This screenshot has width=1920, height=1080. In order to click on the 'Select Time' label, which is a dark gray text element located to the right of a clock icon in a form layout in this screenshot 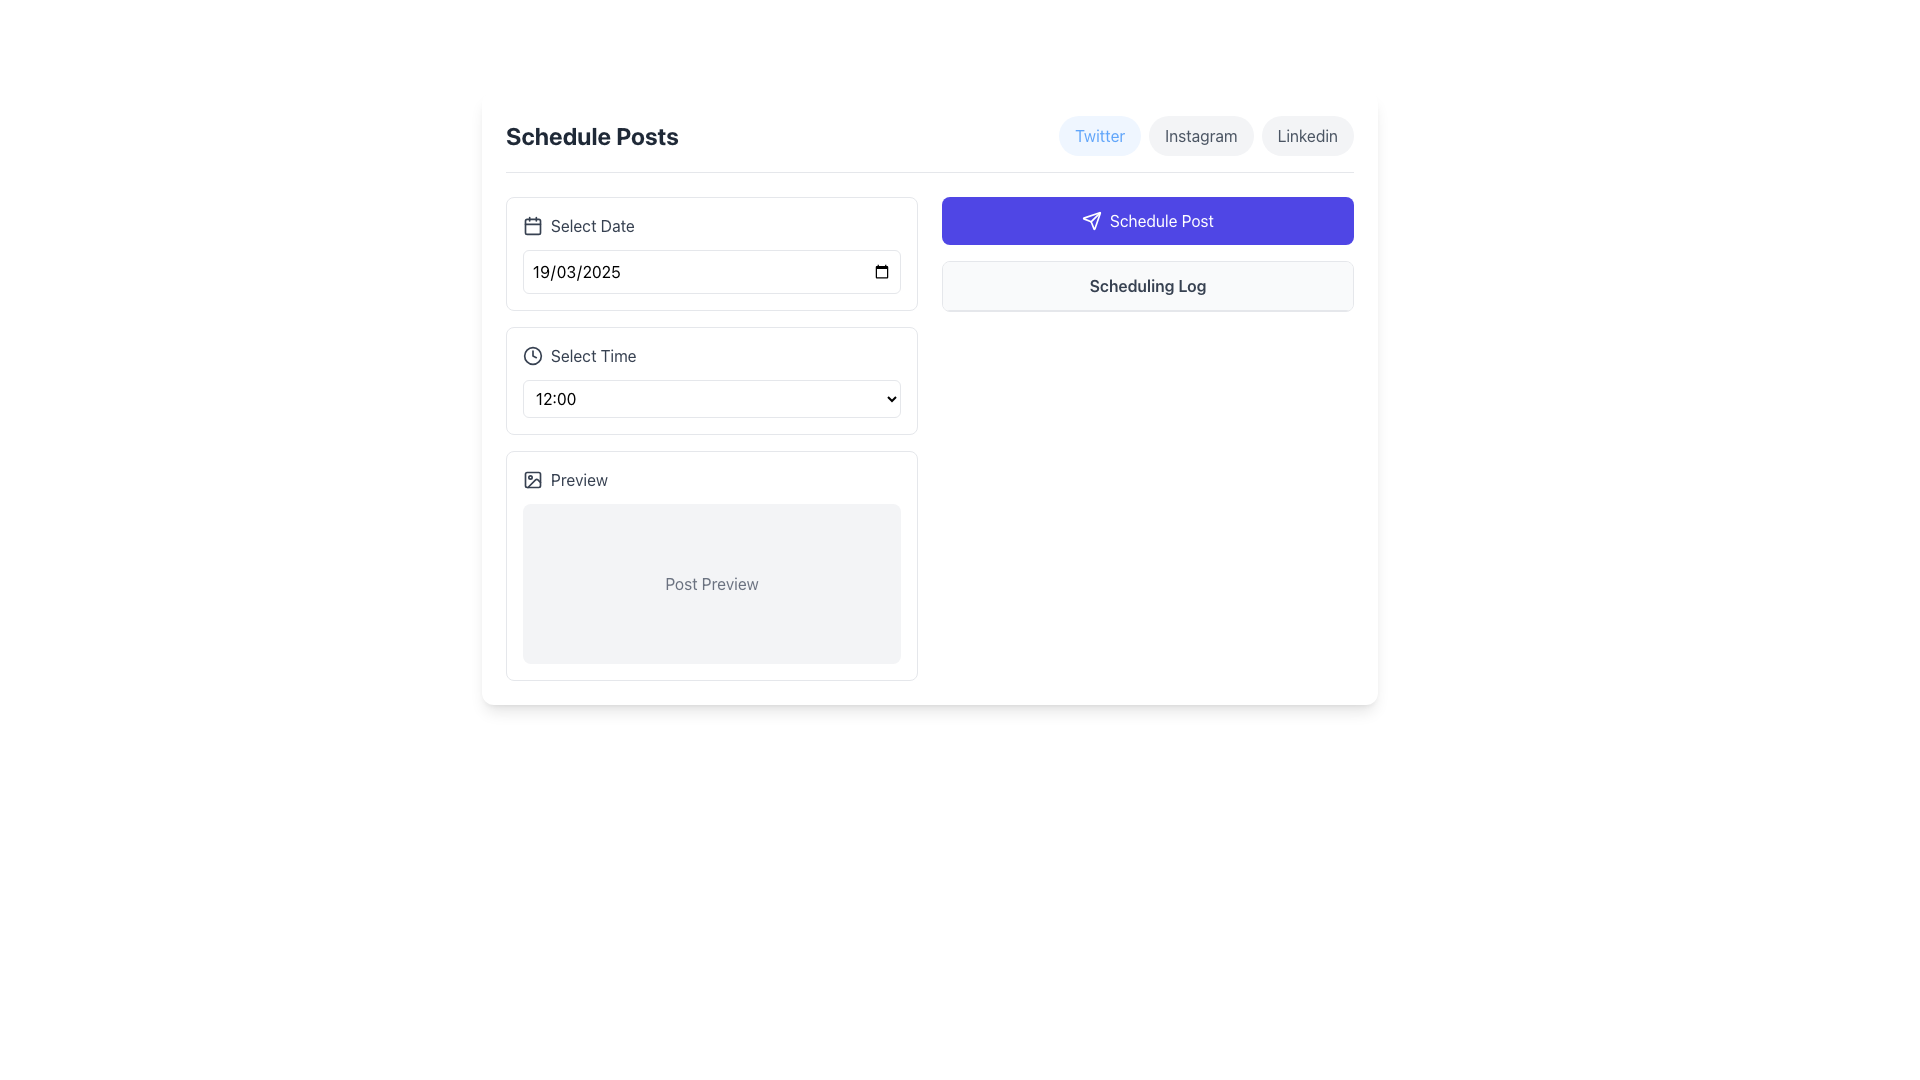, I will do `click(592, 354)`.